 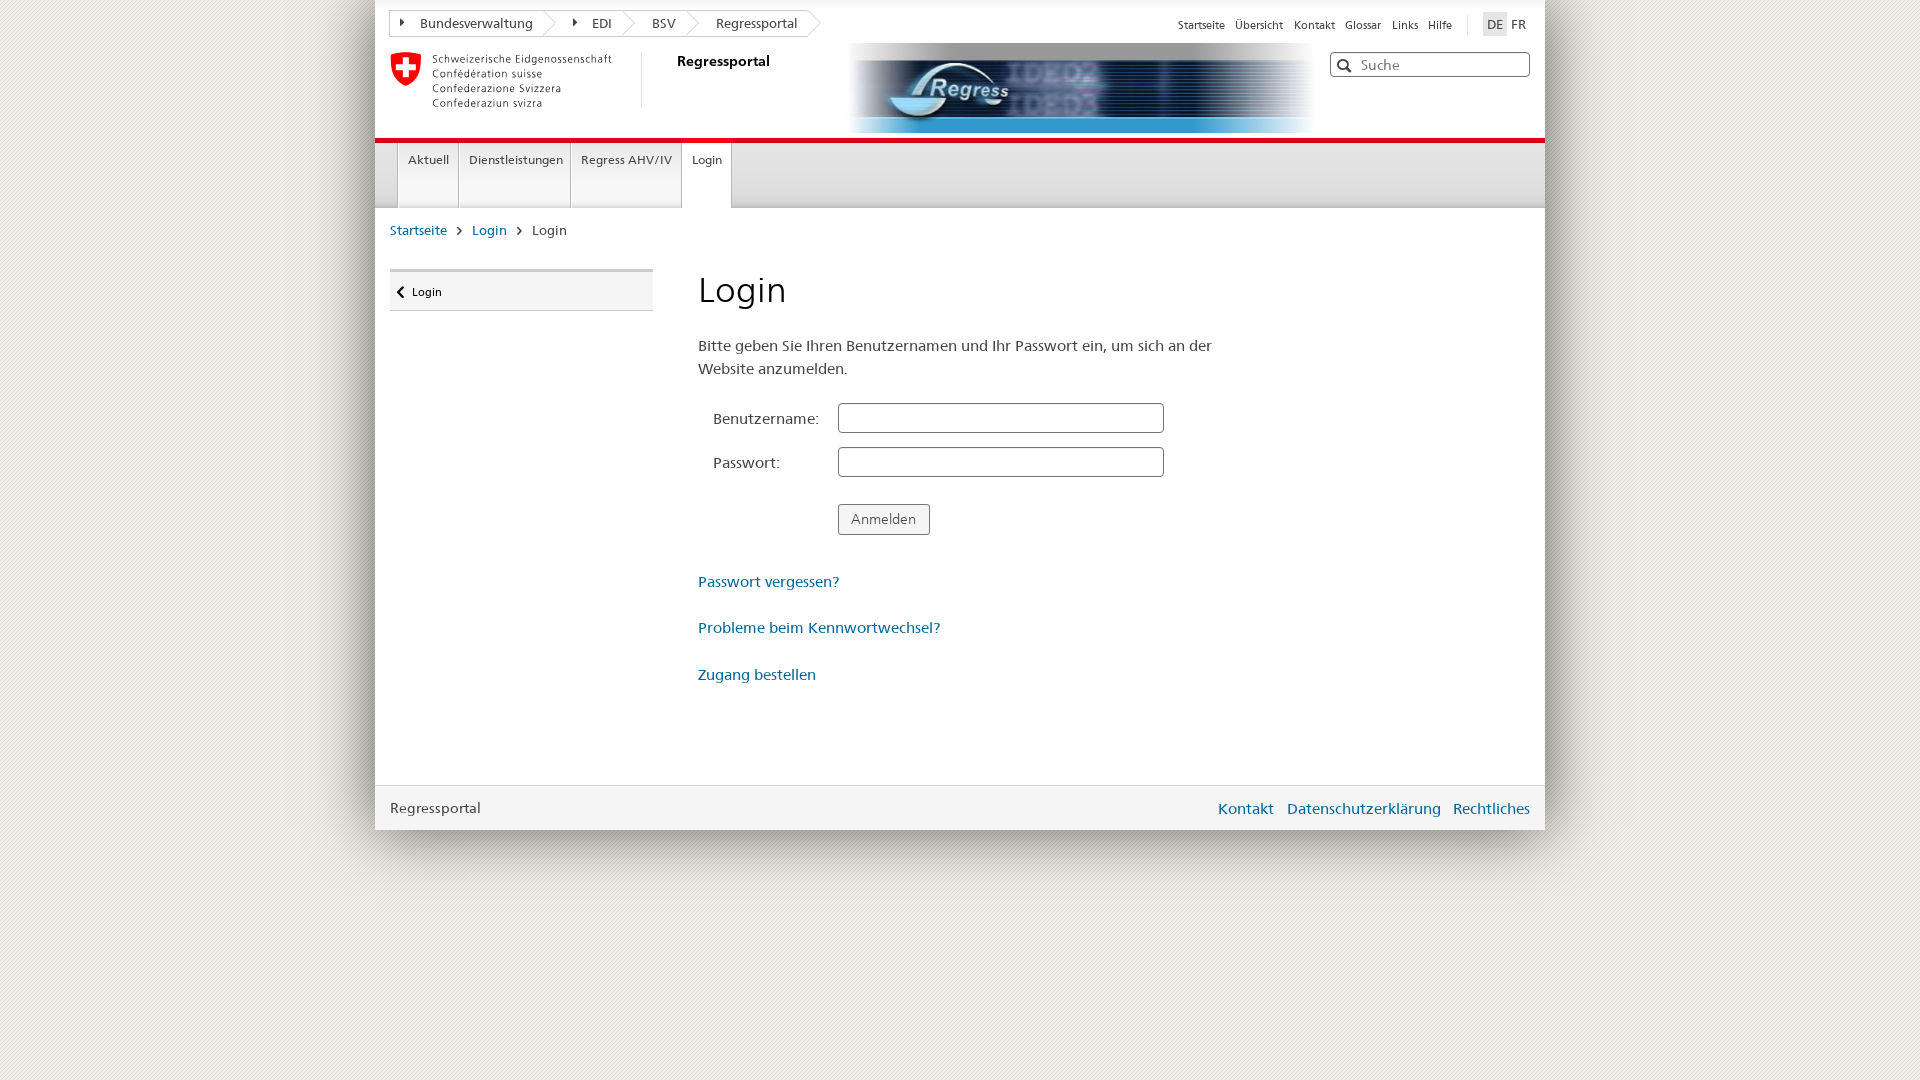 What do you see at coordinates (464, 23) in the screenshot?
I see `'Bundesverwaltung'` at bounding box center [464, 23].